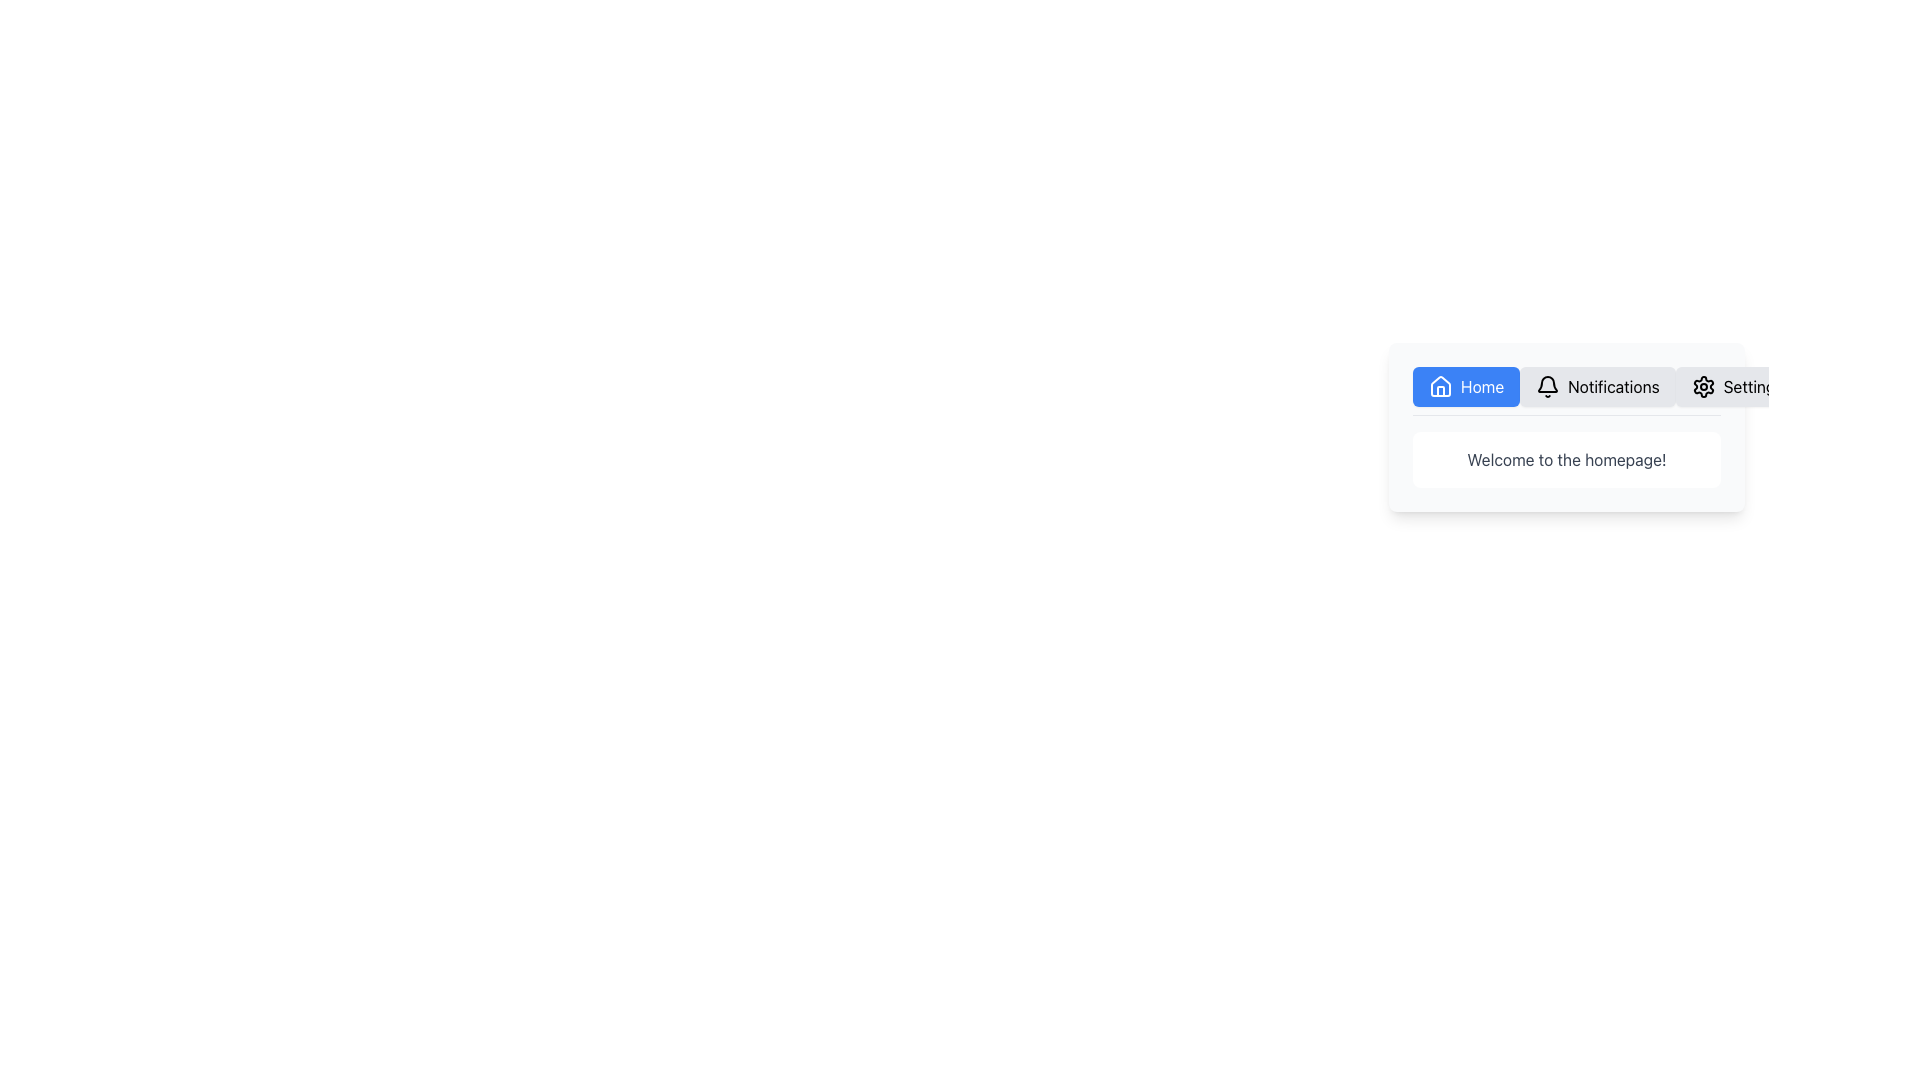  Describe the element at coordinates (1466, 386) in the screenshot. I see `the Home navigation button located in the top-left corner of the horizontal navigation bar` at that location.